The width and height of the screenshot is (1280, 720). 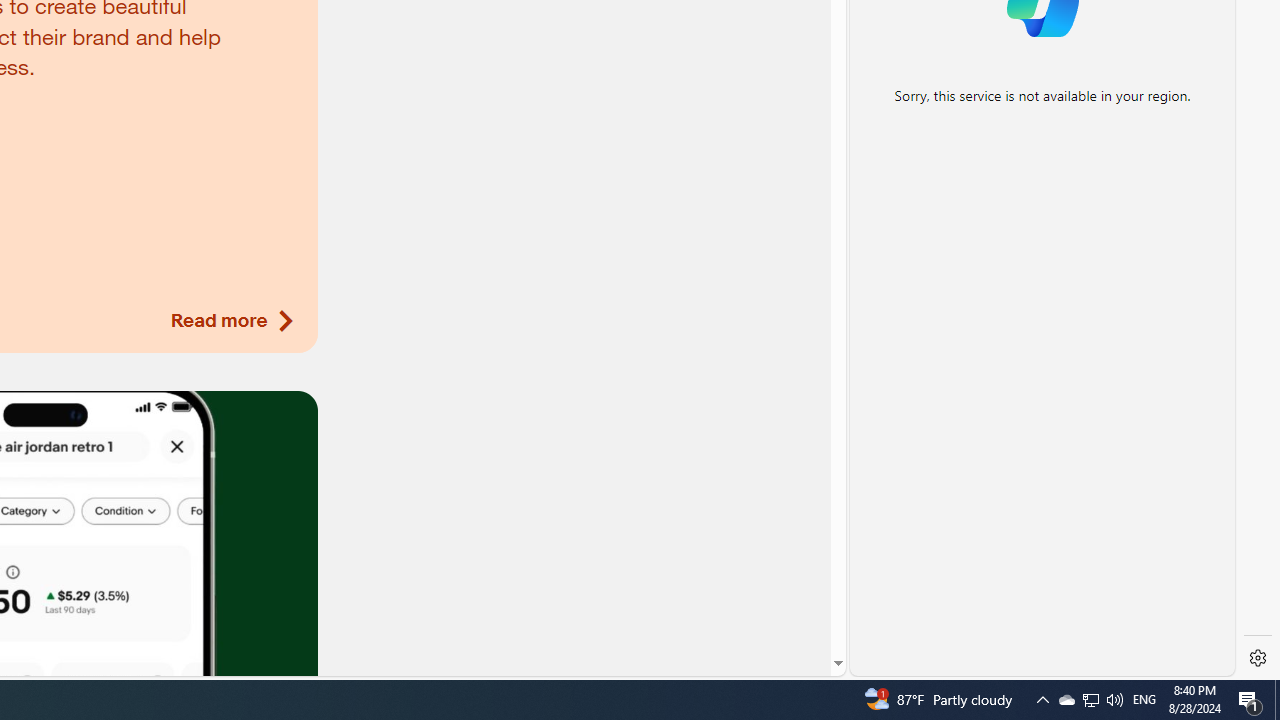 I want to click on 'Settings', so click(x=1257, y=658).